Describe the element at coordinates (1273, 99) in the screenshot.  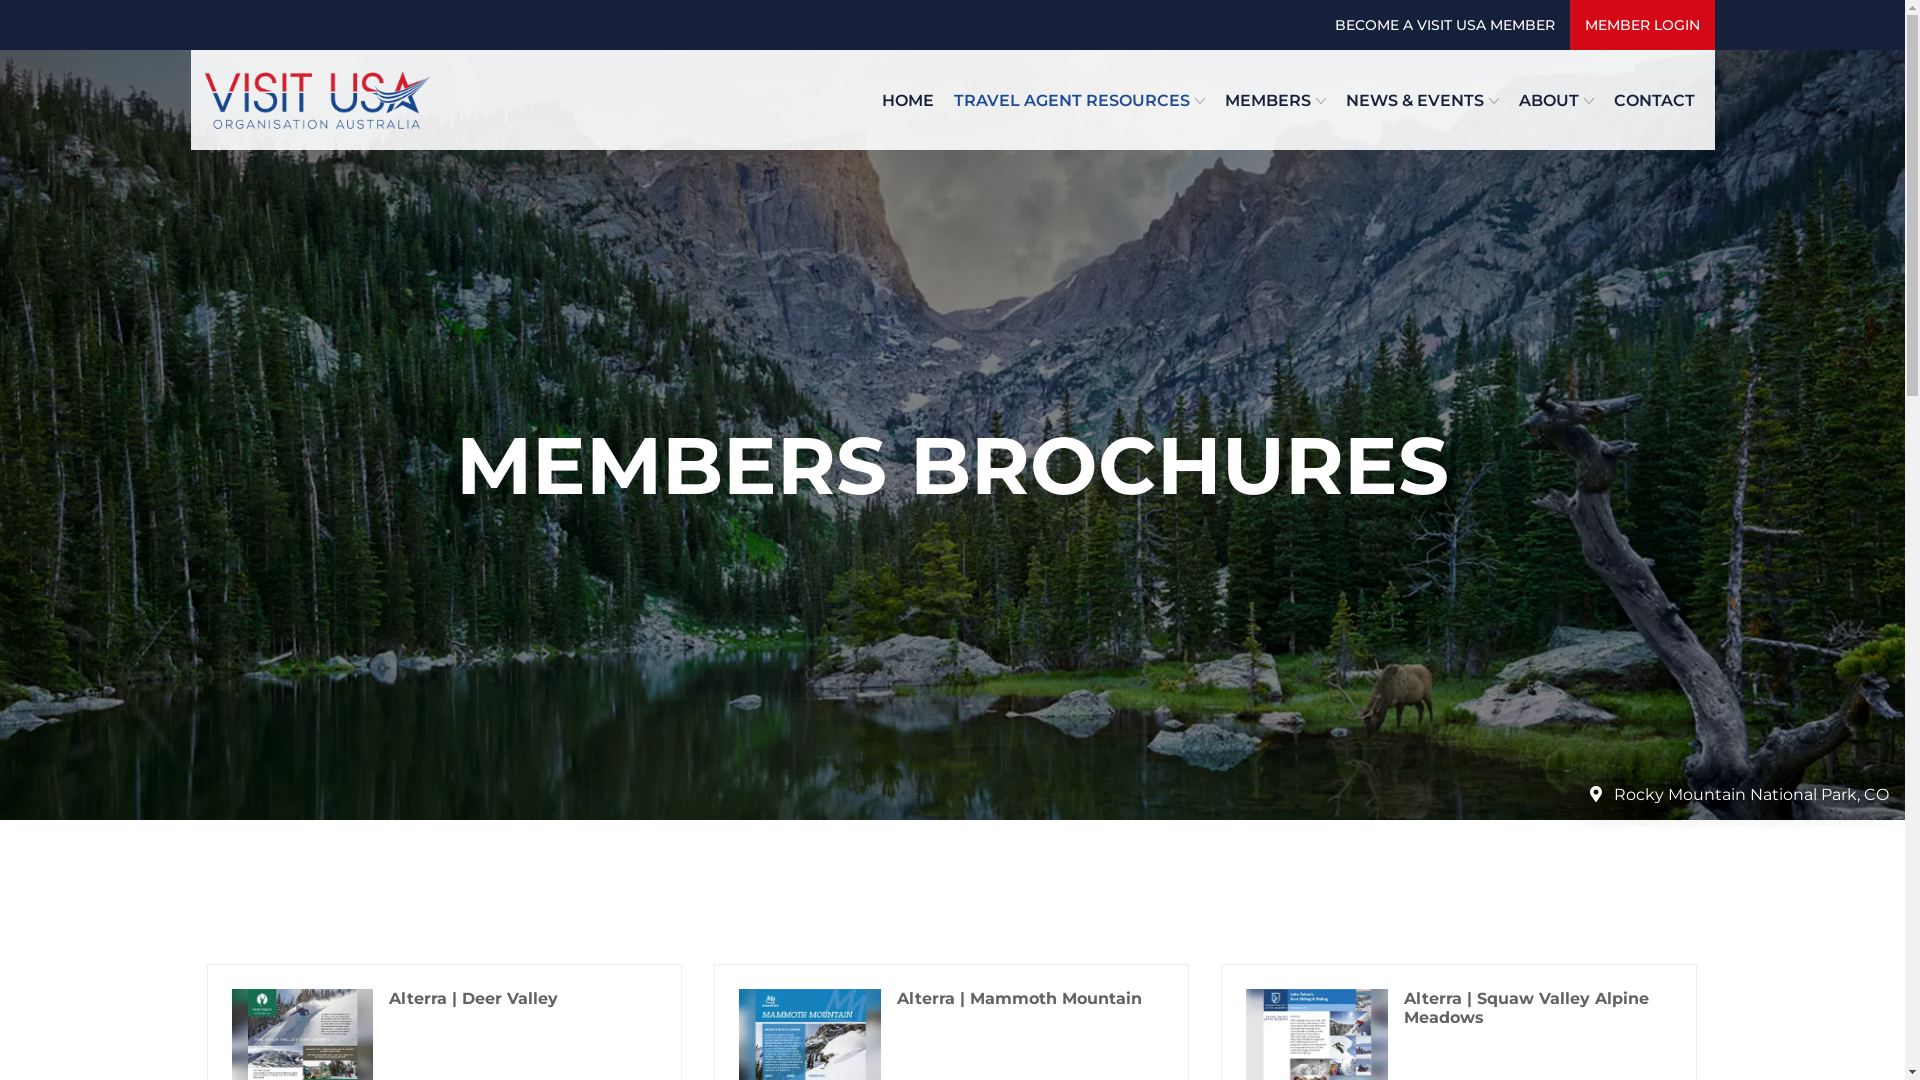
I see `'MEMBERS'` at that location.